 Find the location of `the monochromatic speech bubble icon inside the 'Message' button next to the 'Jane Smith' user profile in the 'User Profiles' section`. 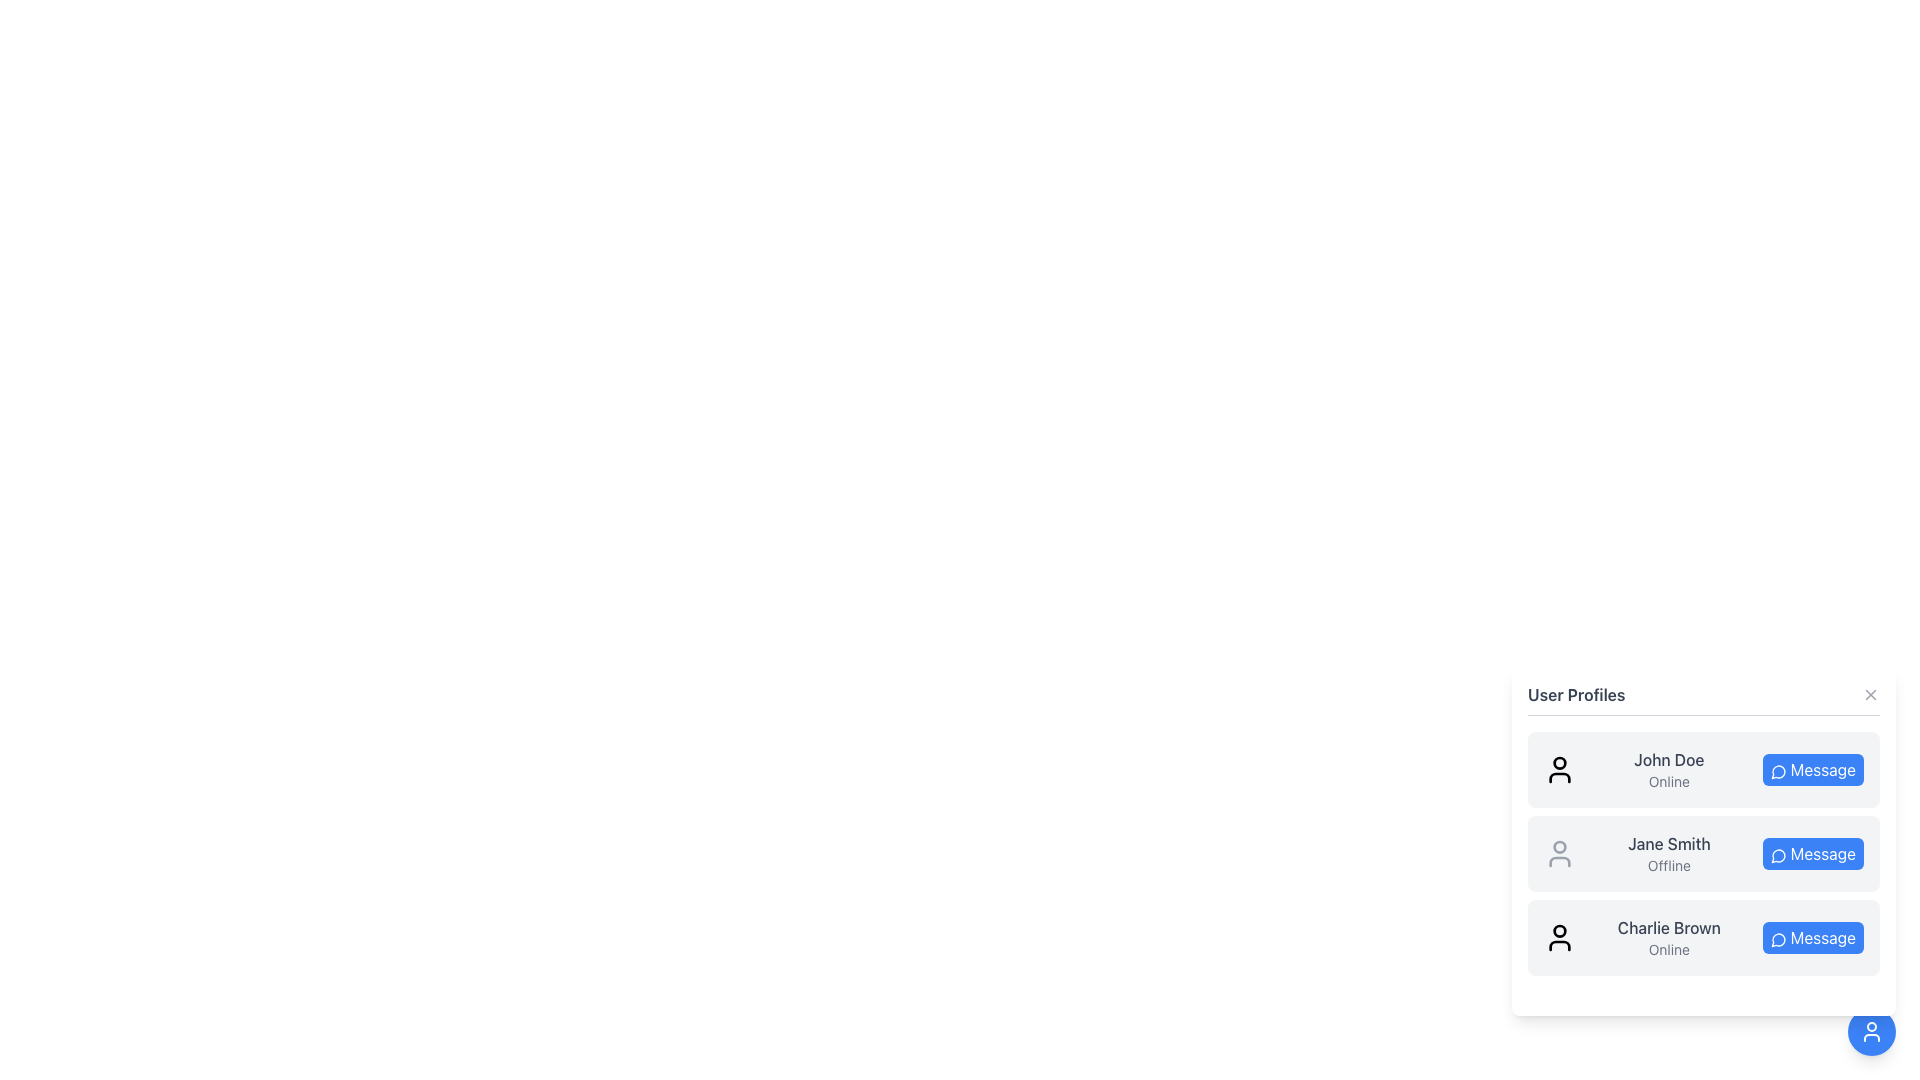

the monochromatic speech bubble icon inside the 'Message' button next to the 'Jane Smith' user profile in the 'User Profiles' section is located at coordinates (1778, 855).